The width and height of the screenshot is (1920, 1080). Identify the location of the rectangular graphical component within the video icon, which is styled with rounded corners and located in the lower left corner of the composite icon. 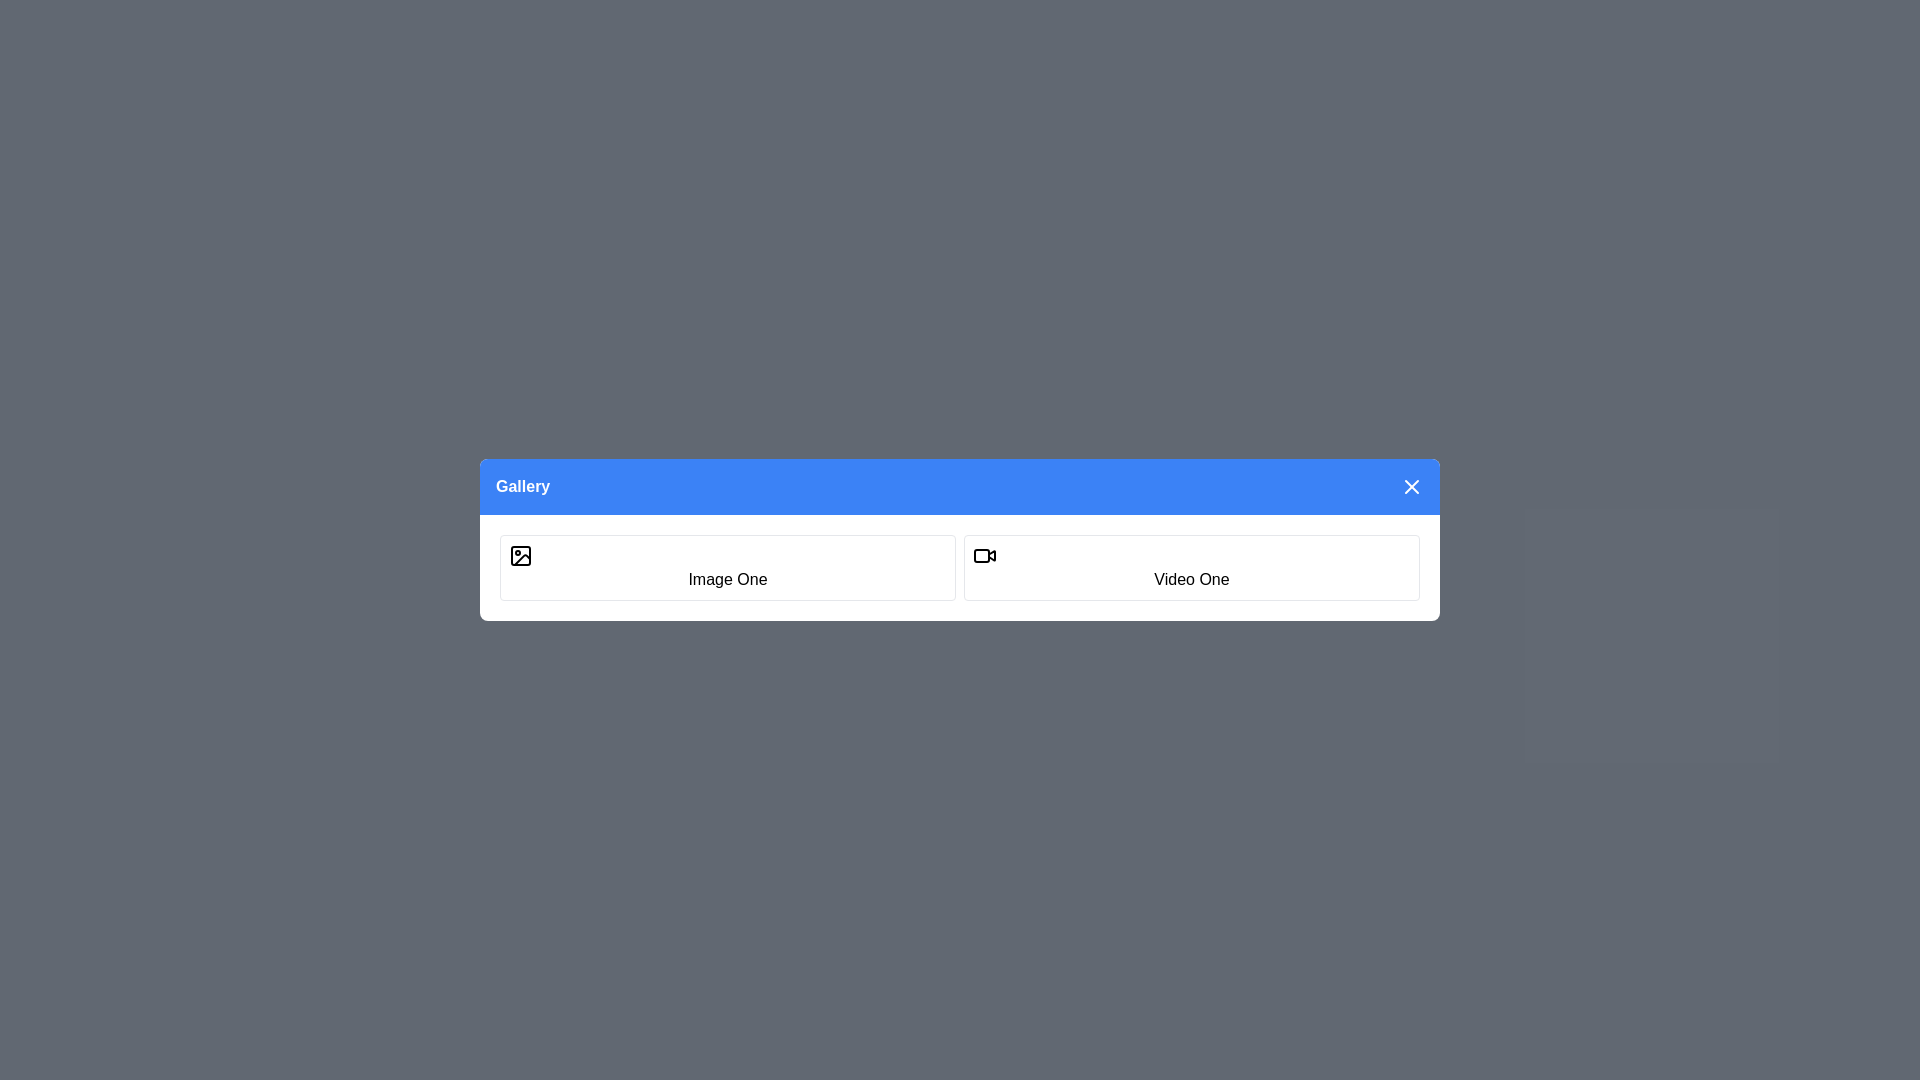
(982, 555).